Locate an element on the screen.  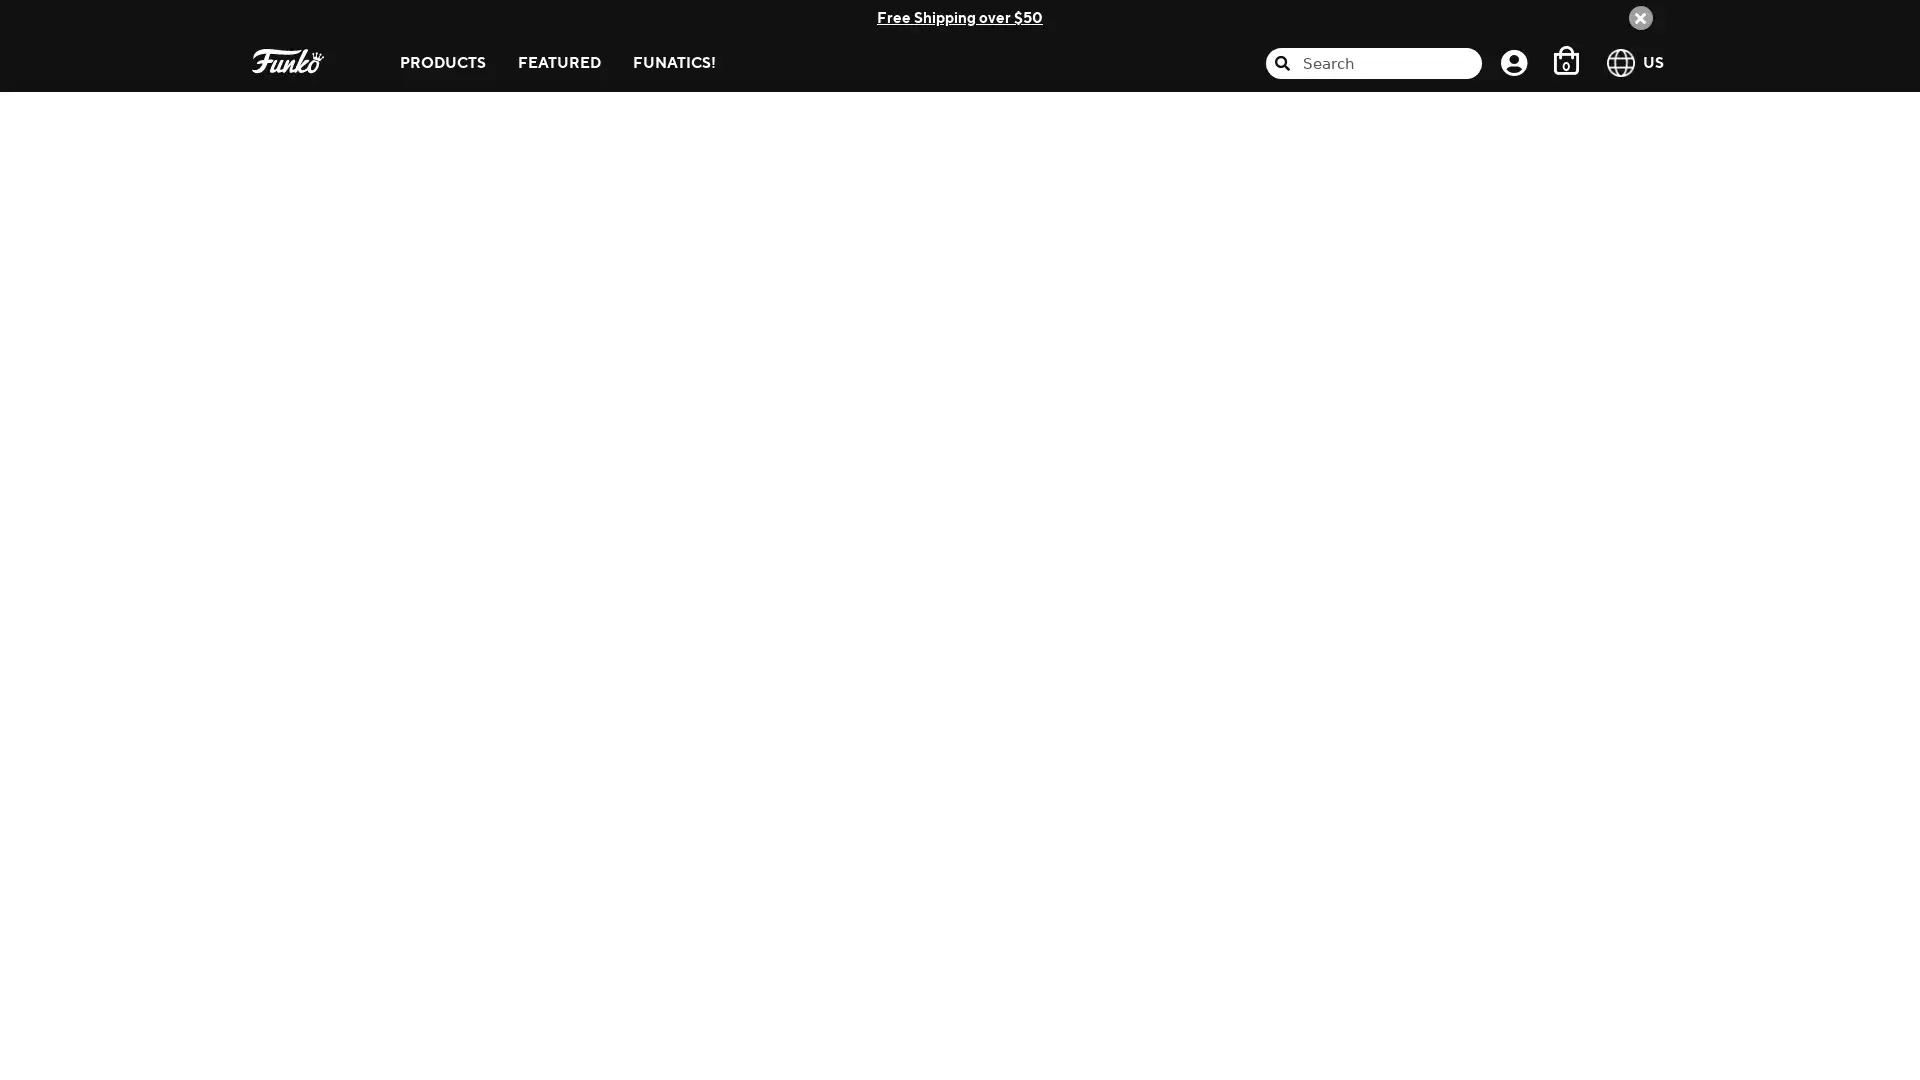
SEARCH is located at coordinates (1416, 220).